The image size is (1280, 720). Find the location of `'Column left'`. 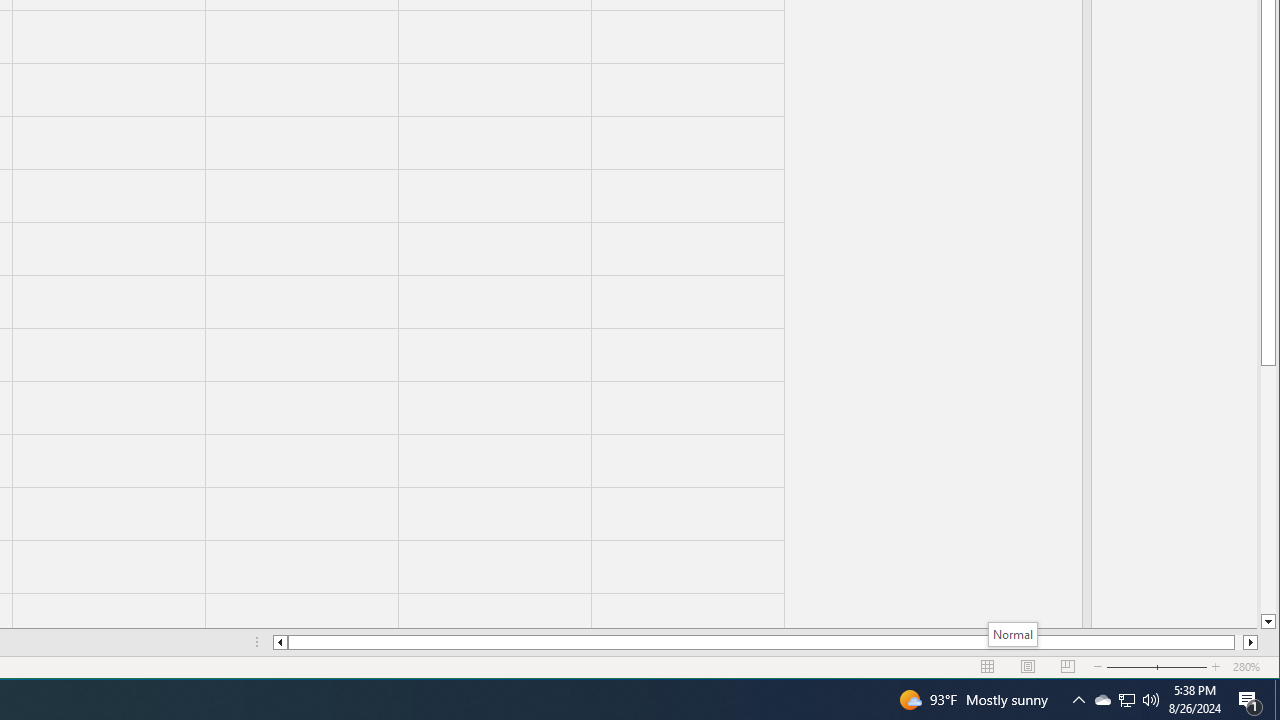

'Column left' is located at coordinates (278, 642).